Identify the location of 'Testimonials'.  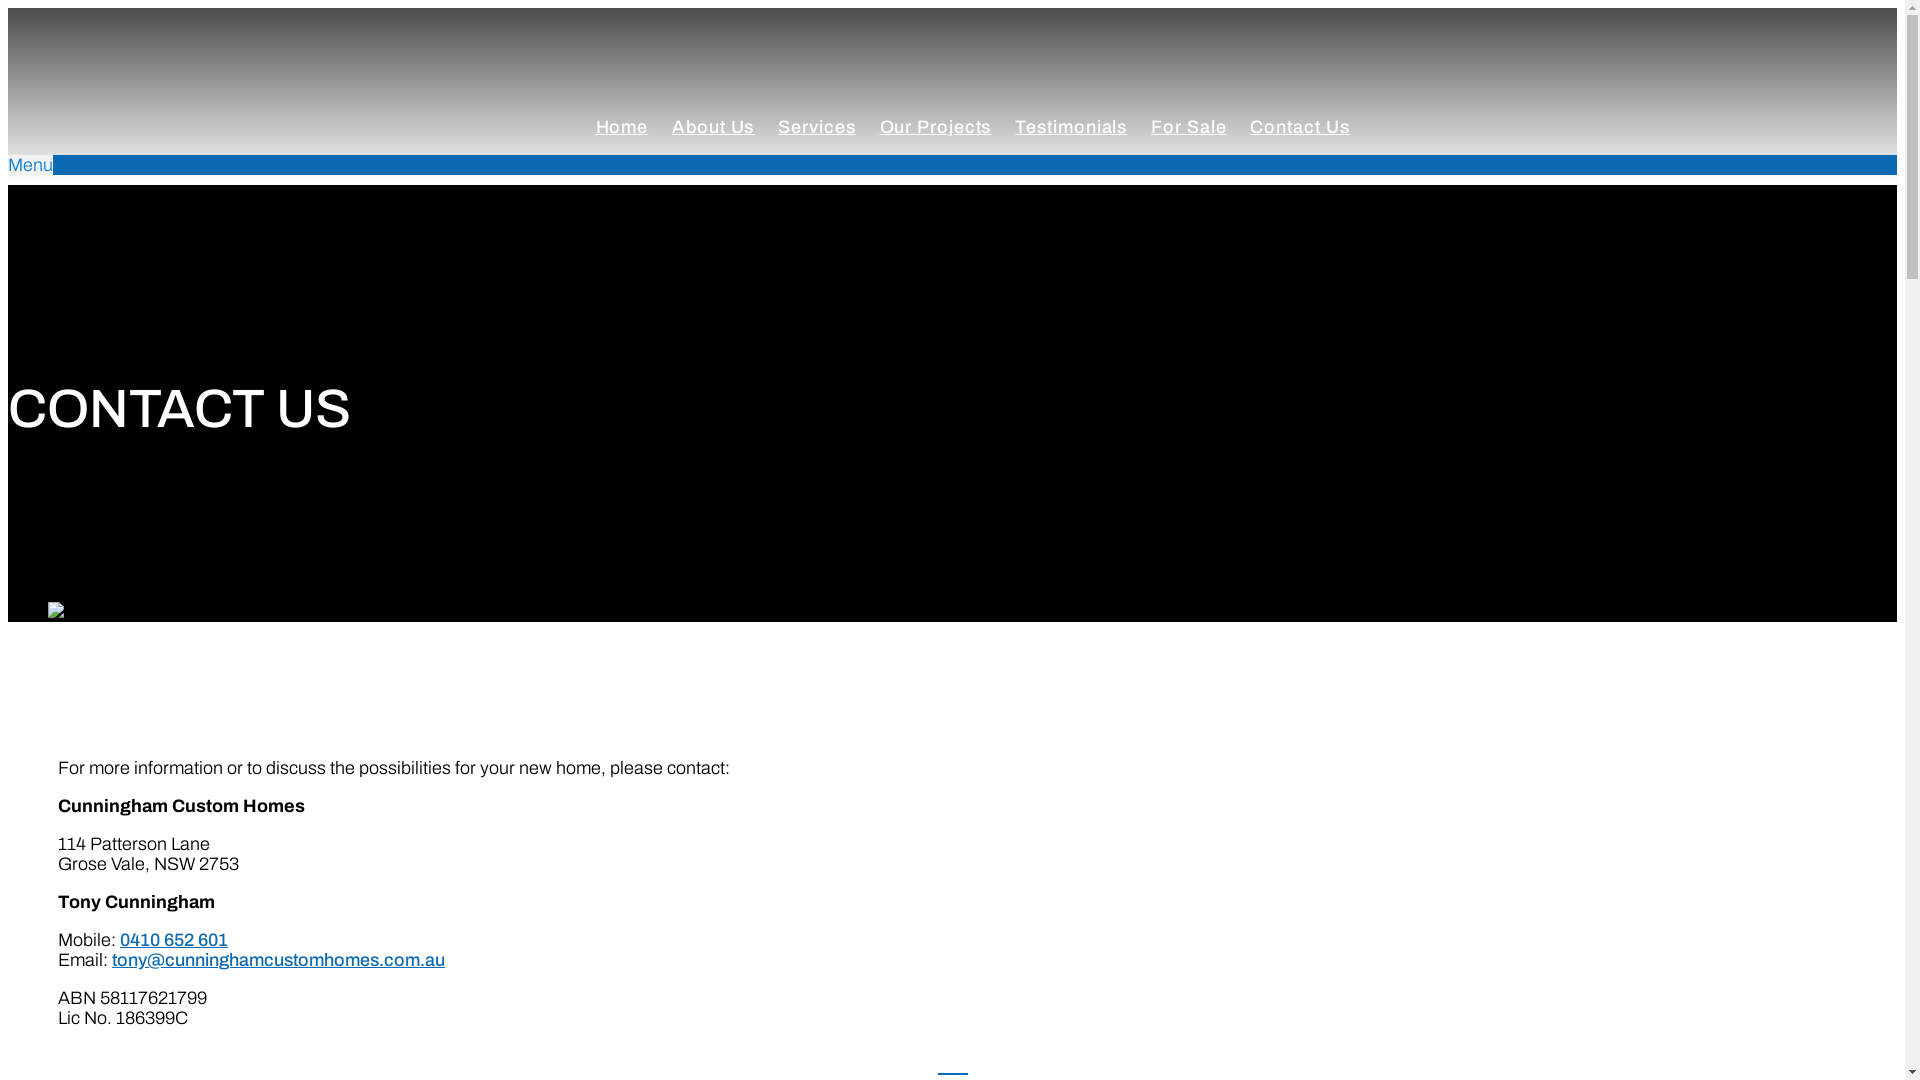
(1069, 127).